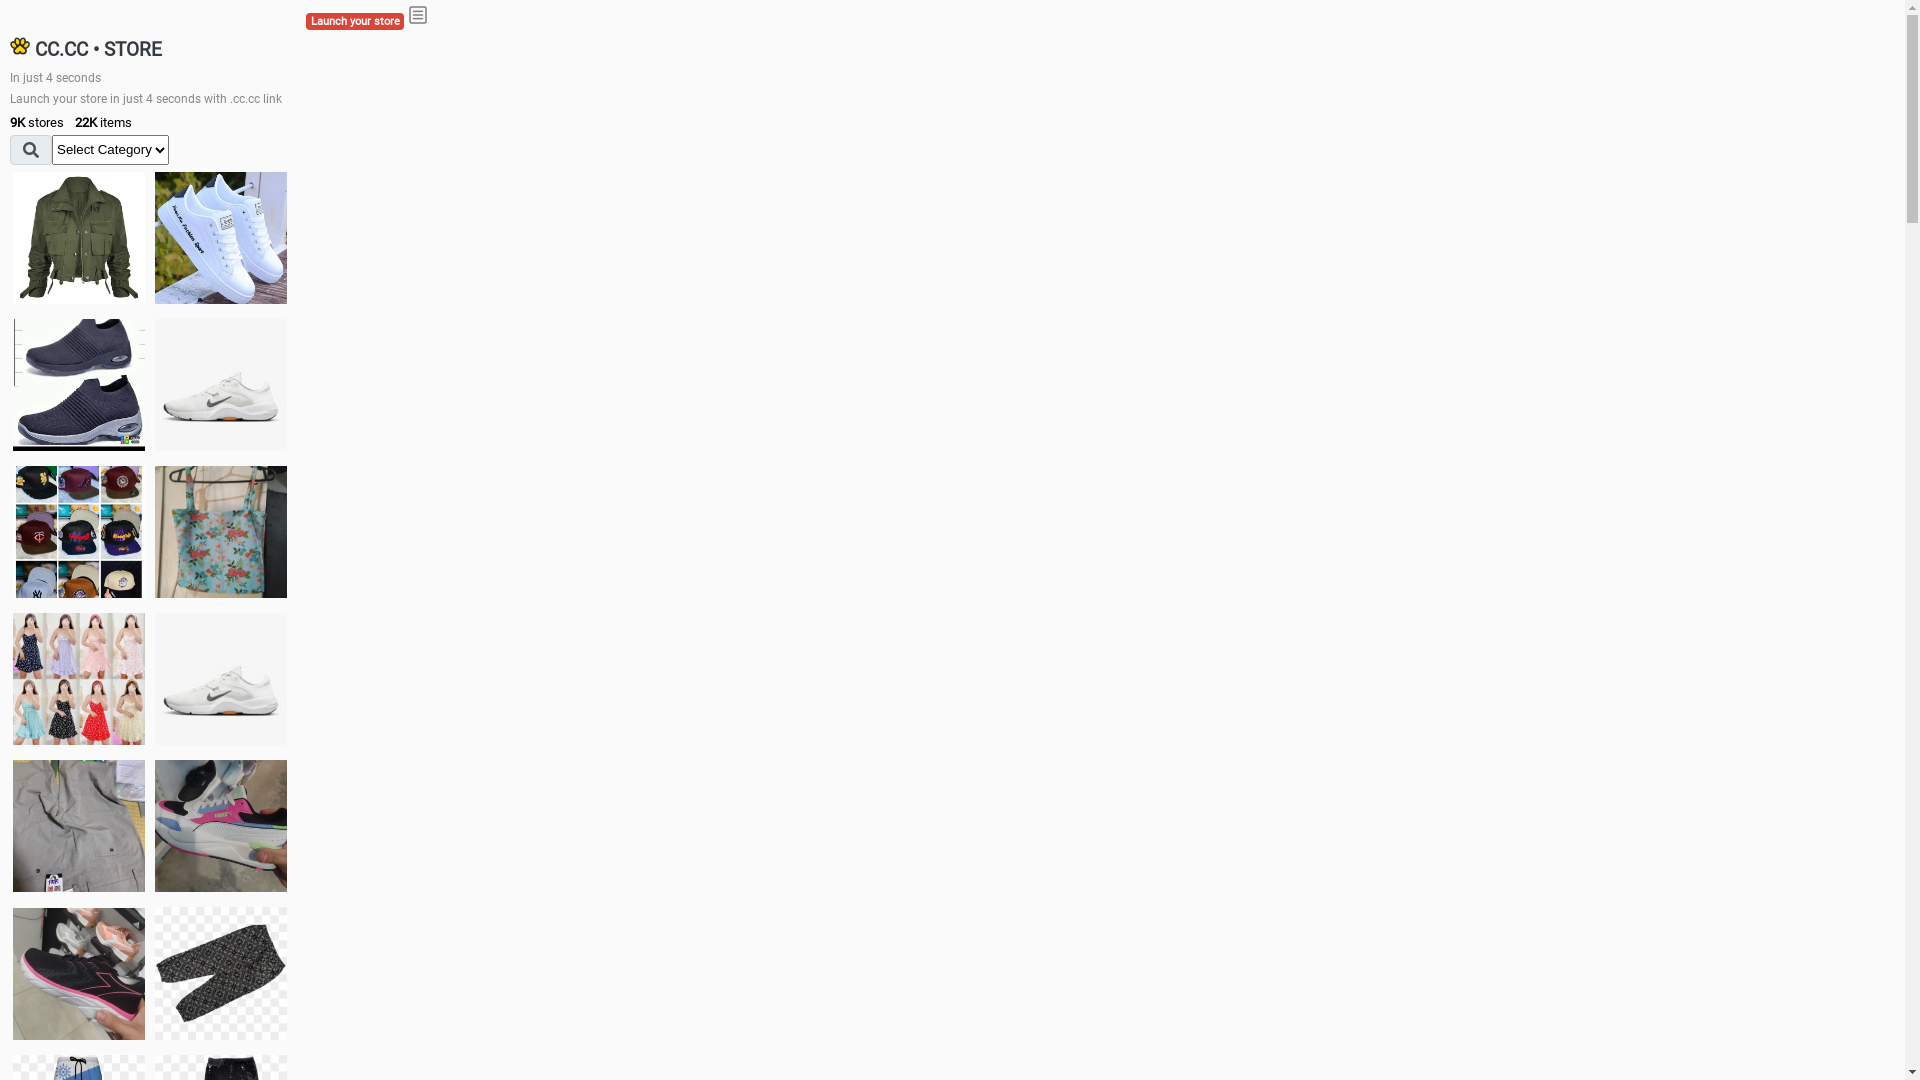 The image size is (1920, 1080). Describe the element at coordinates (220, 237) in the screenshot. I see `'white shoes'` at that location.